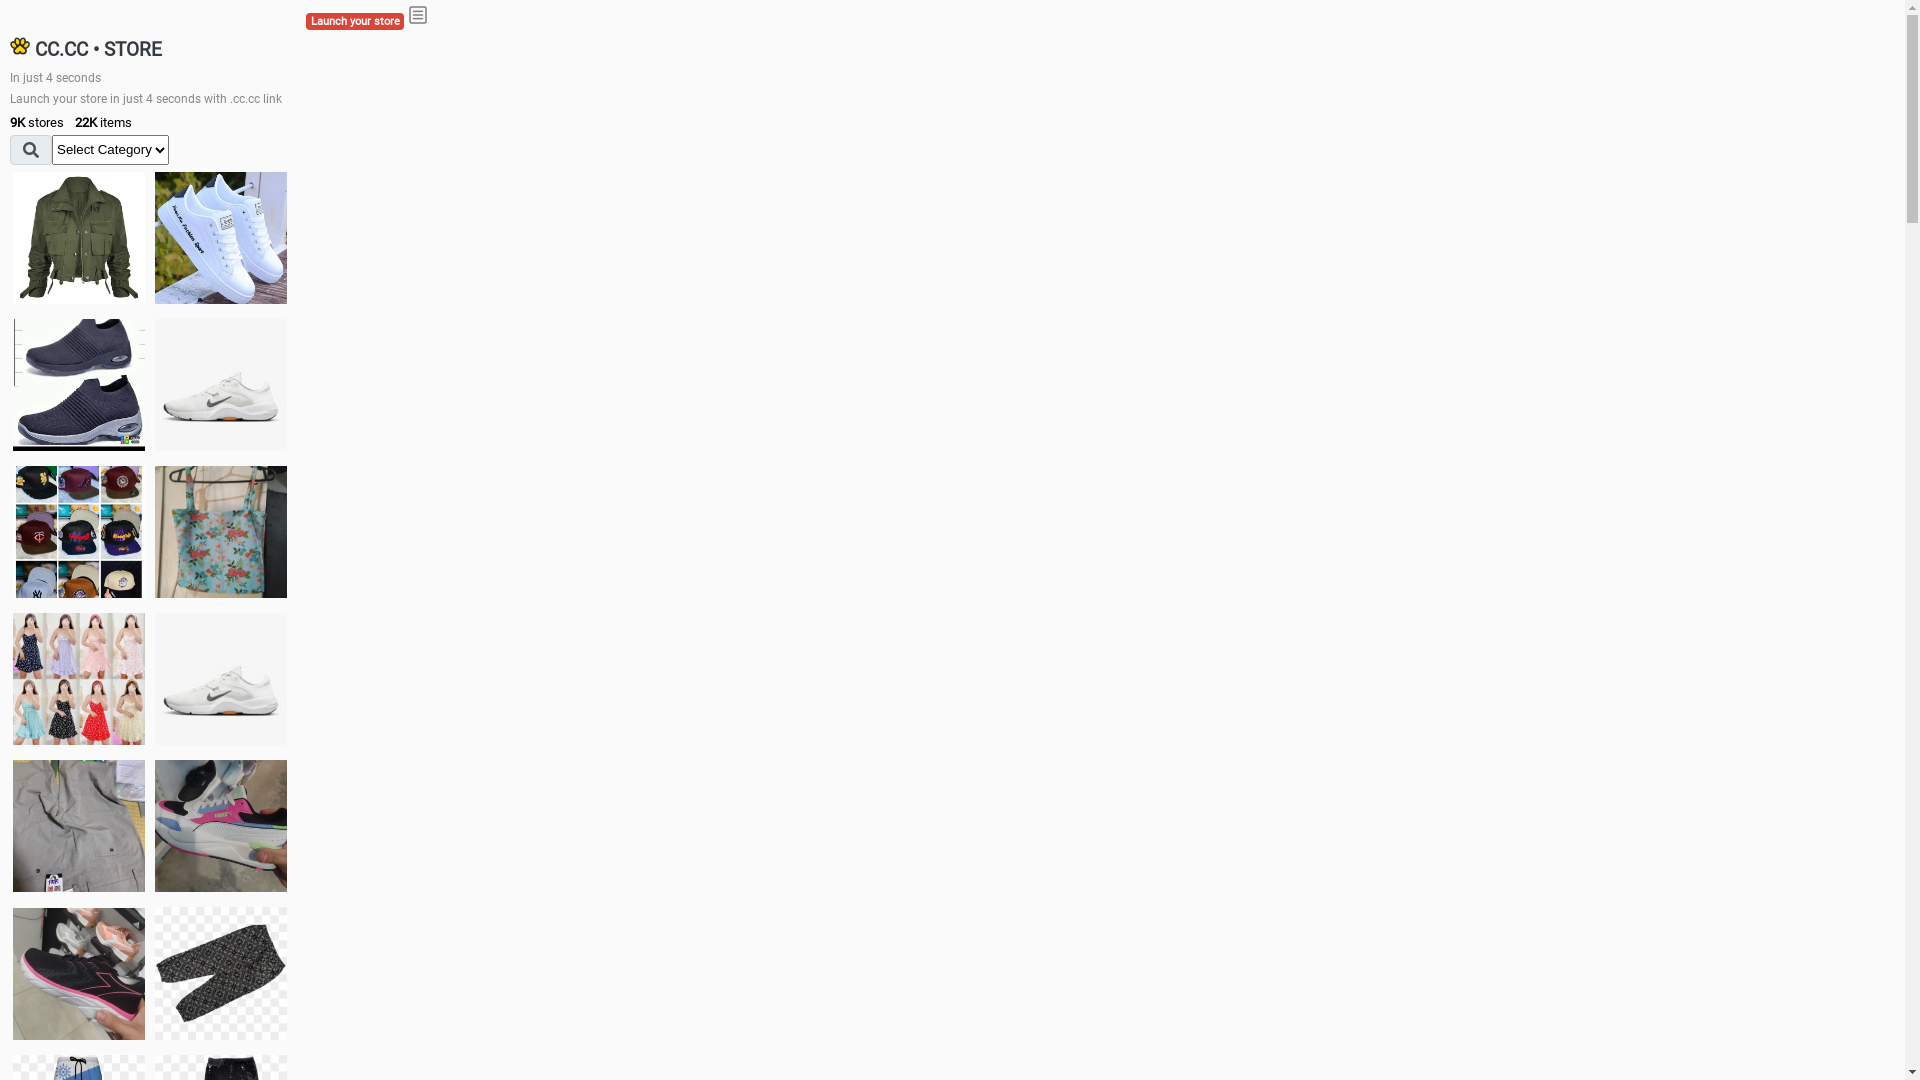 The image size is (1920, 1080). Describe the element at coordinates (220, 237) in the screenshot. I see `'white shoes'` at that location.